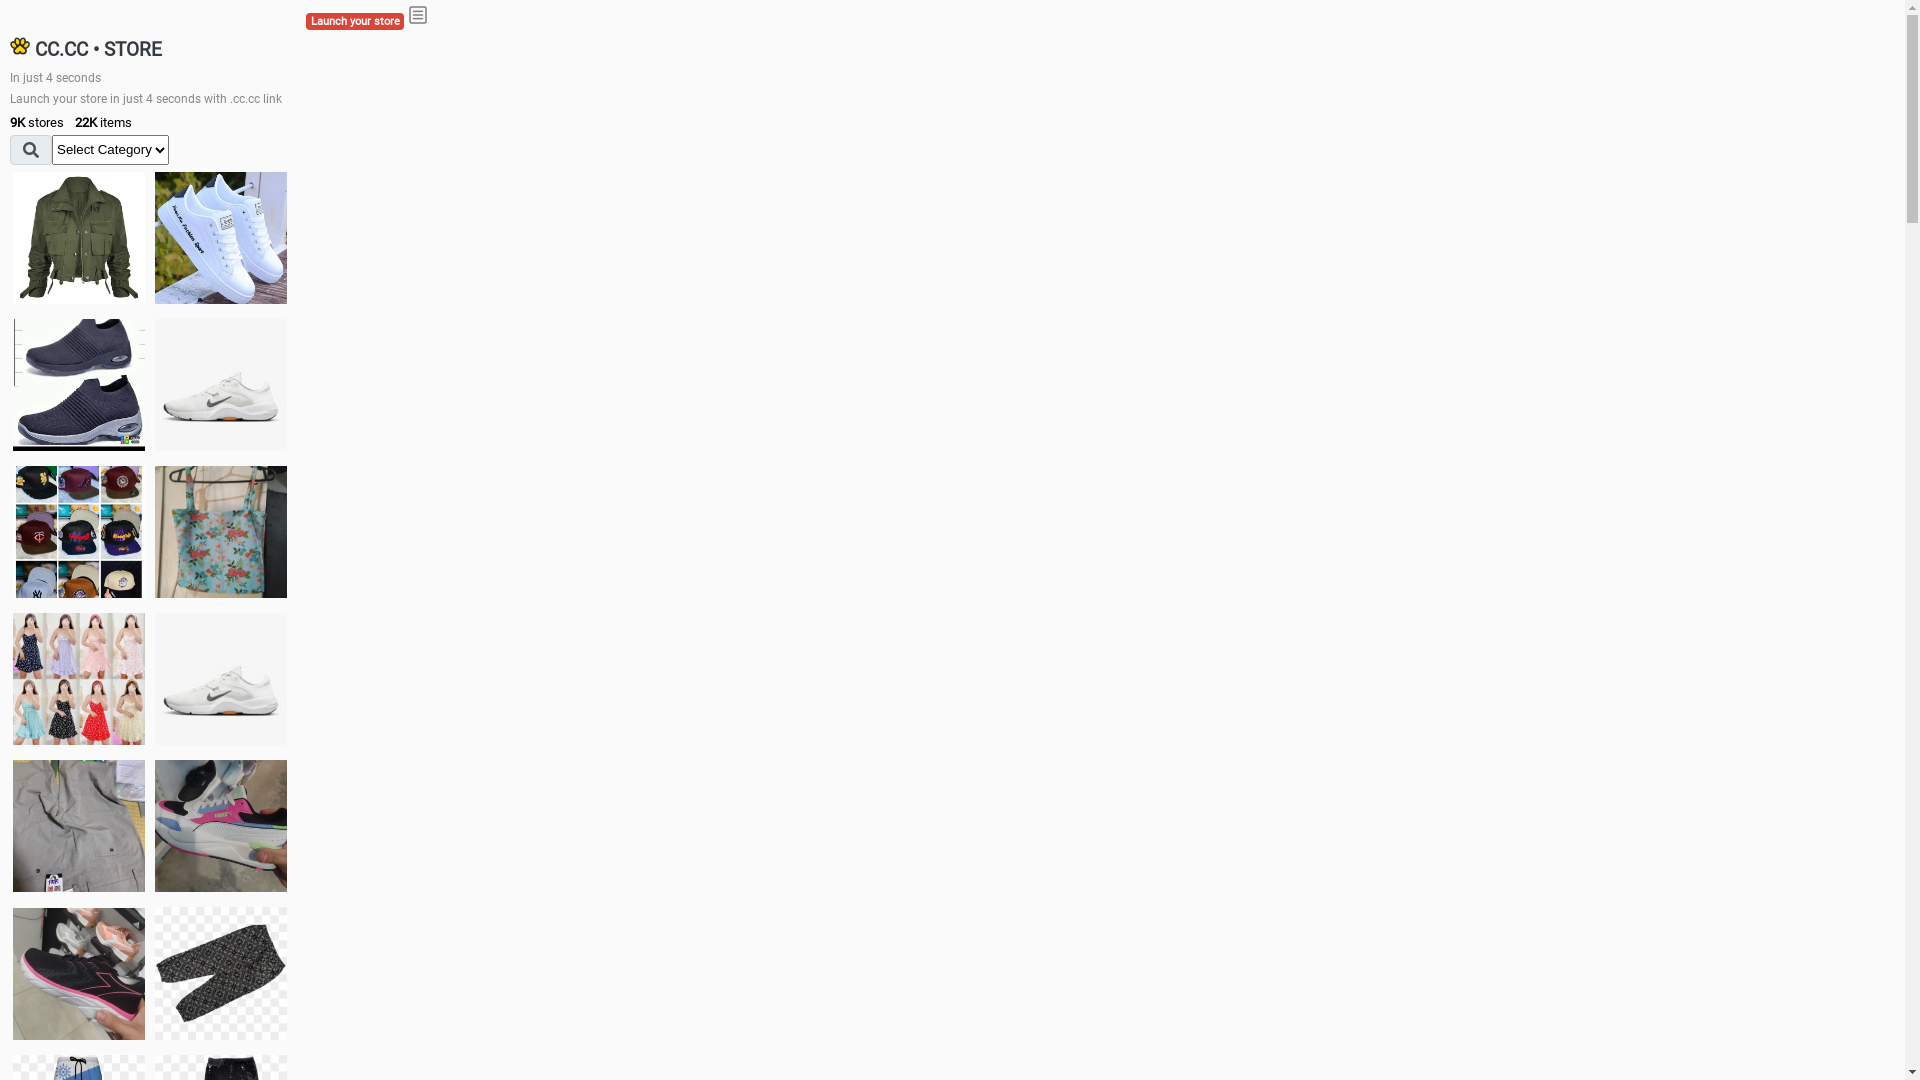 The image size is (1920, 1080). Describe the element at coordinates (220, 237) in the screenshot. I see `'white shoes'` at that location.